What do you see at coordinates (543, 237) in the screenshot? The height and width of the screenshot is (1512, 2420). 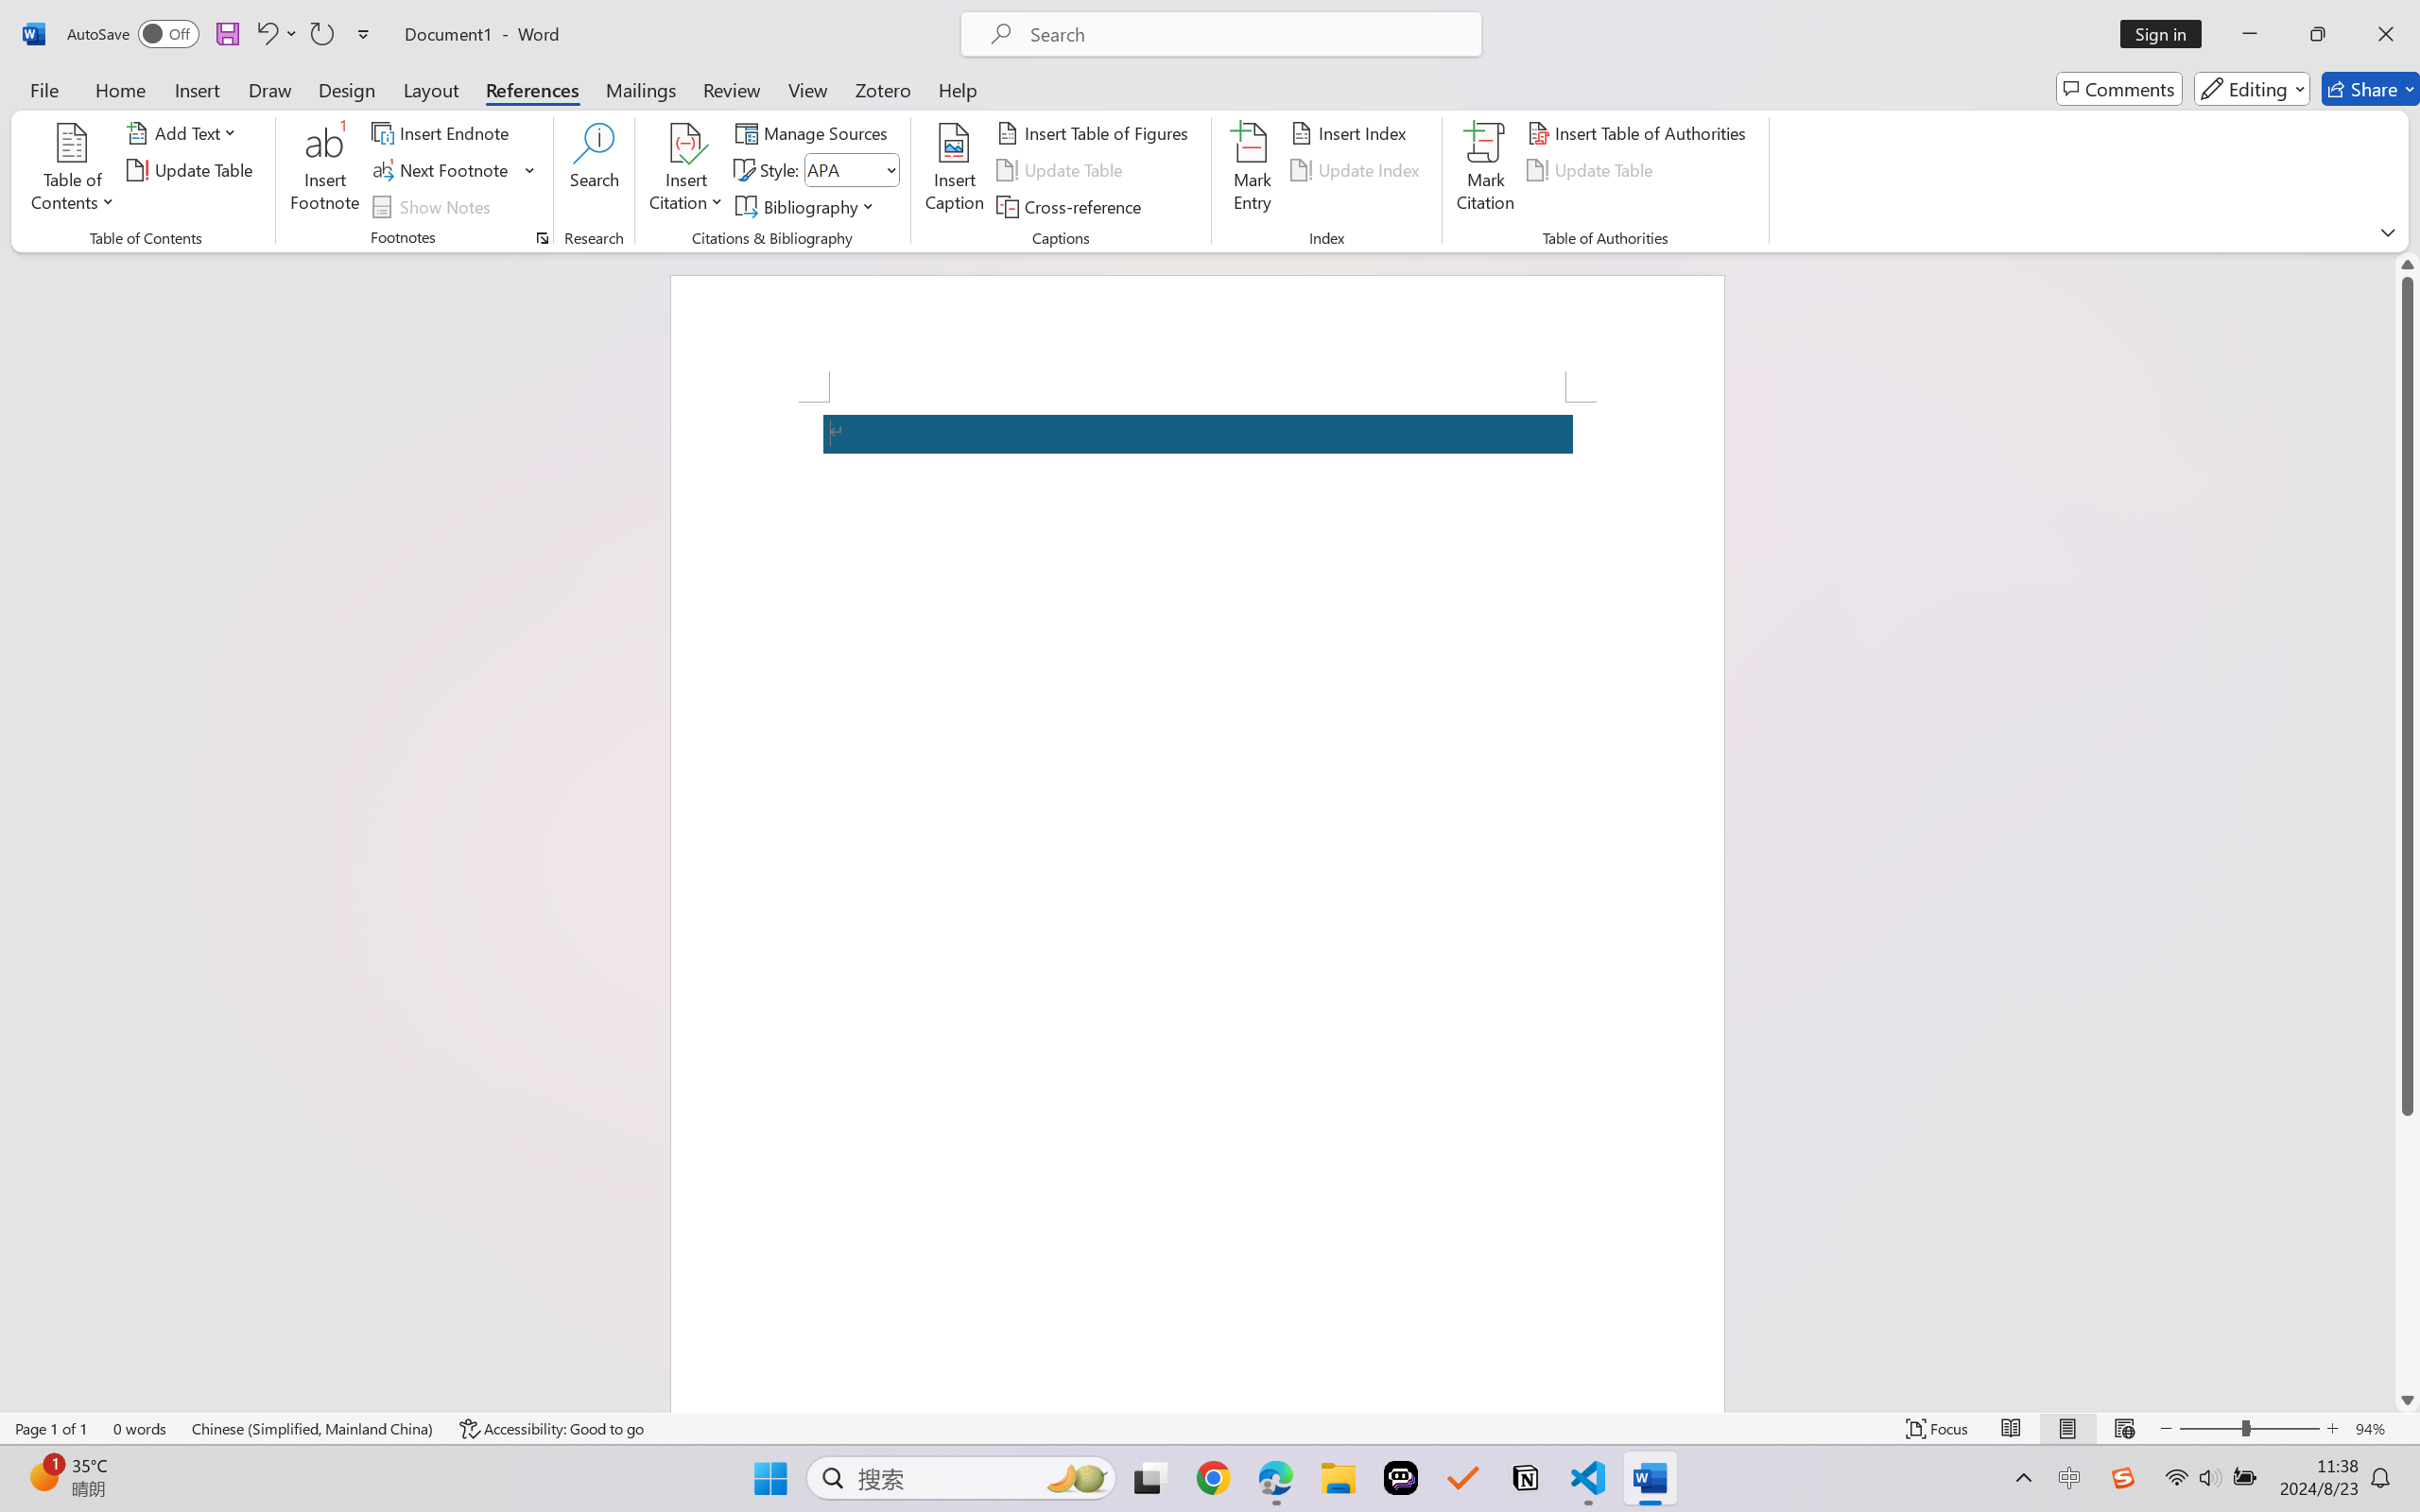 I see `'Footnote and Endnote Dialog...'` at bounding box center [543, 237].